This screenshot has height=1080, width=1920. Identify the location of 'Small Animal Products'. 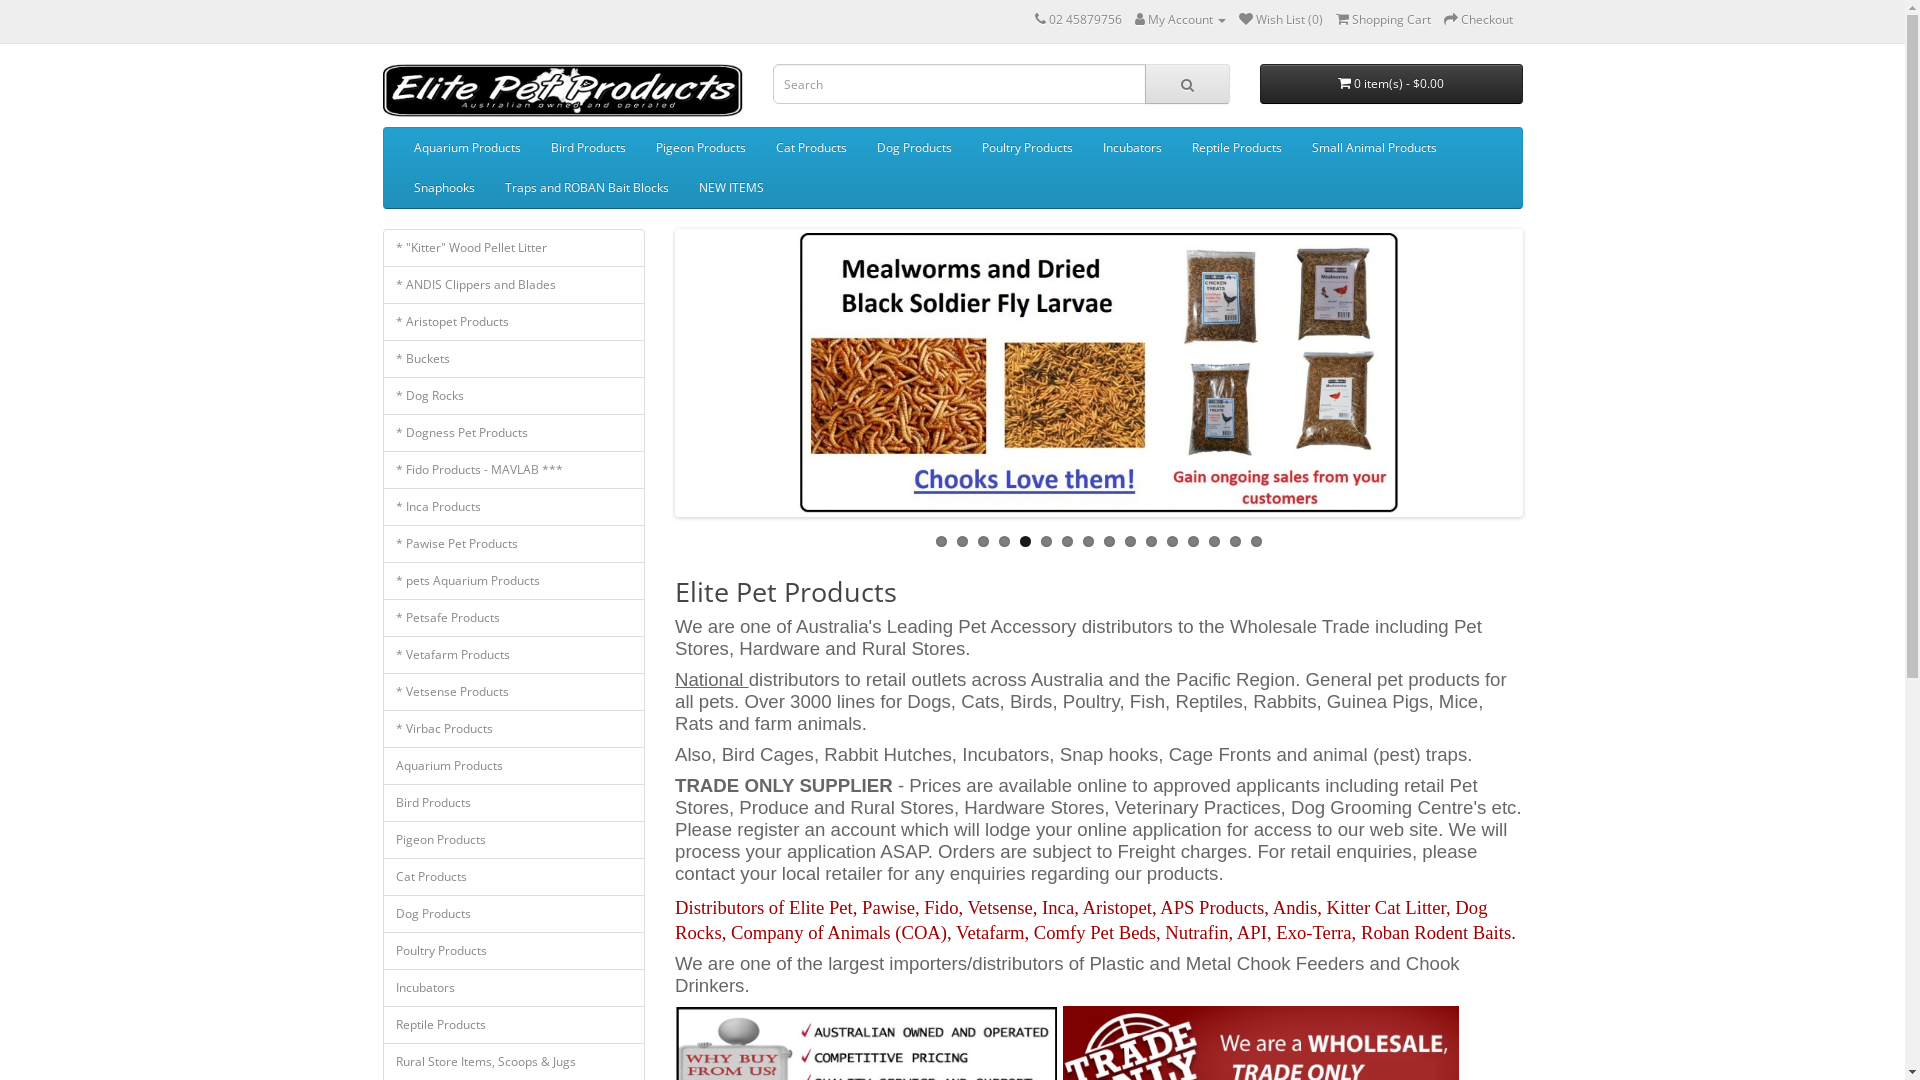
(1372, 146).